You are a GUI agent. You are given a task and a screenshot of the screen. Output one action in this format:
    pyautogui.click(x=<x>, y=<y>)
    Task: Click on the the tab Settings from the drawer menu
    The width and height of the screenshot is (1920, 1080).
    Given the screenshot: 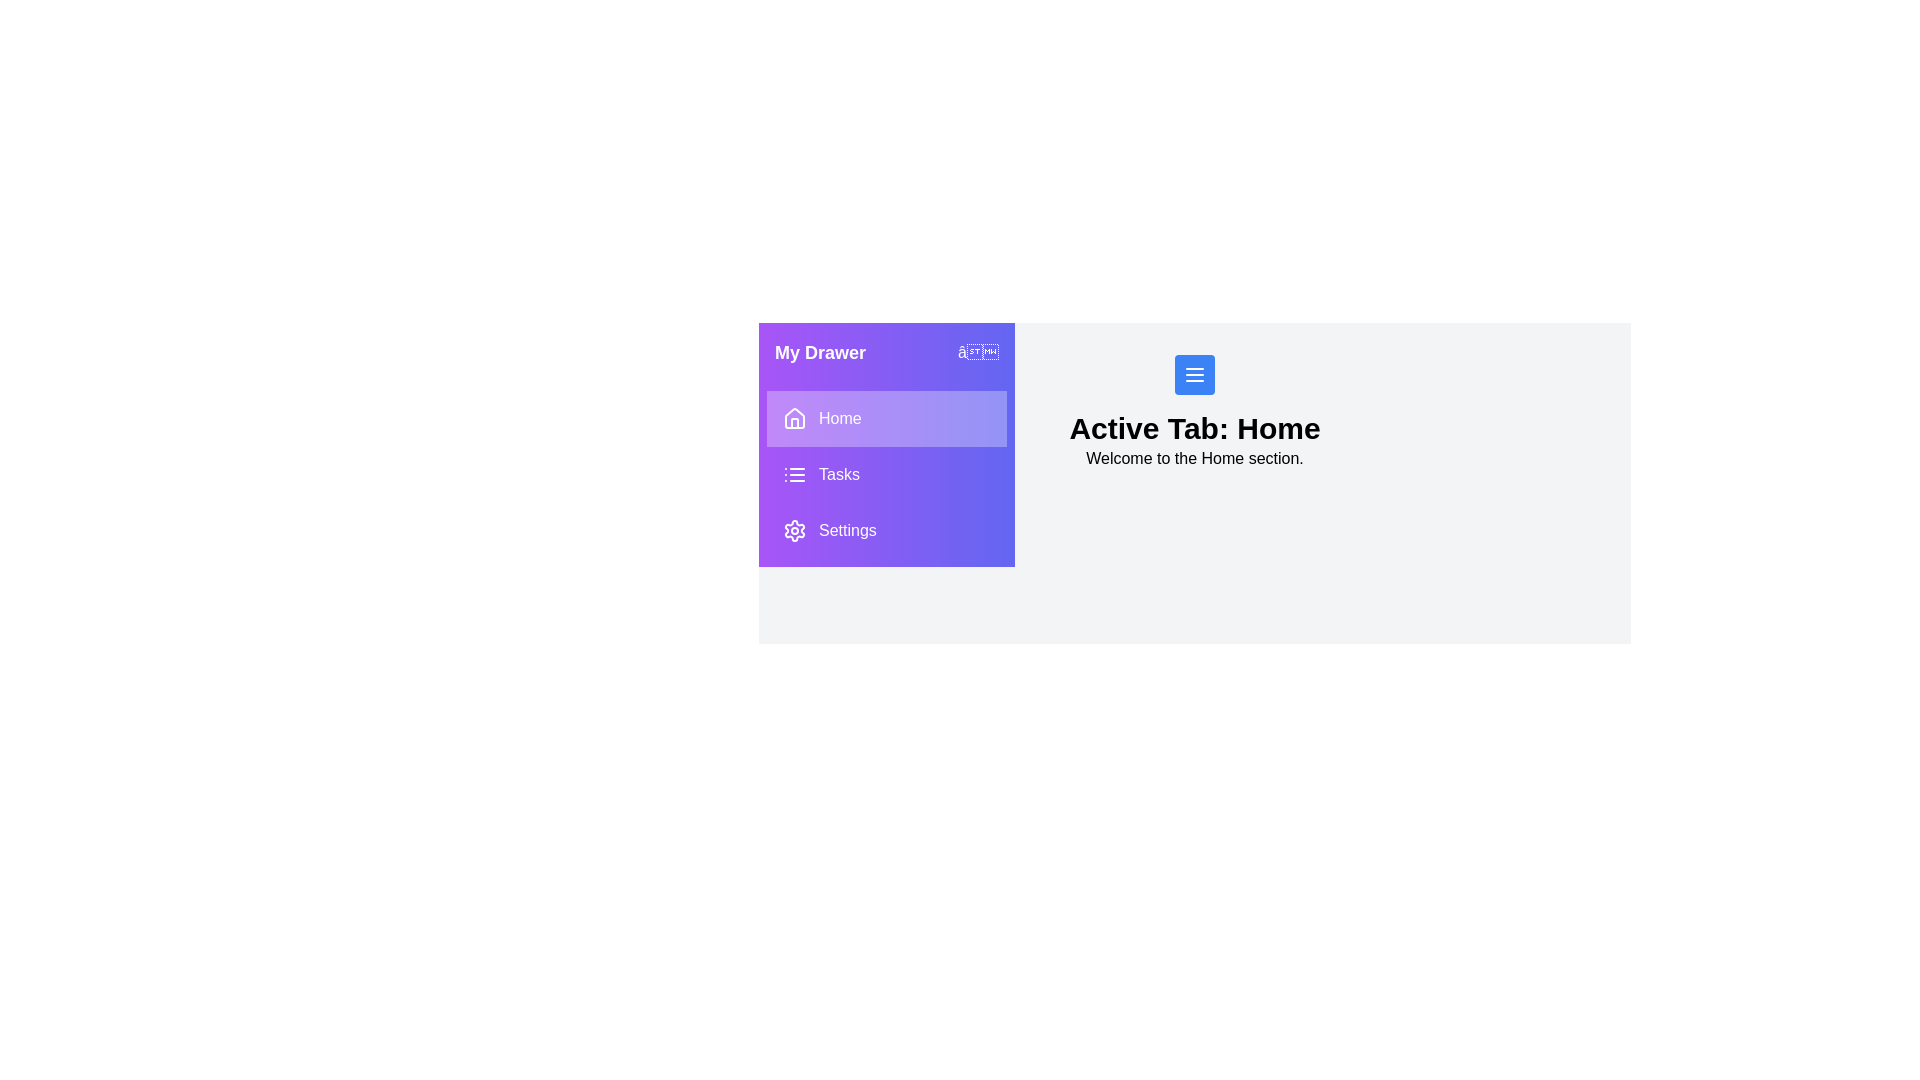 What is the action you would take?
    pyautogui.click(x=886, y=530)
    